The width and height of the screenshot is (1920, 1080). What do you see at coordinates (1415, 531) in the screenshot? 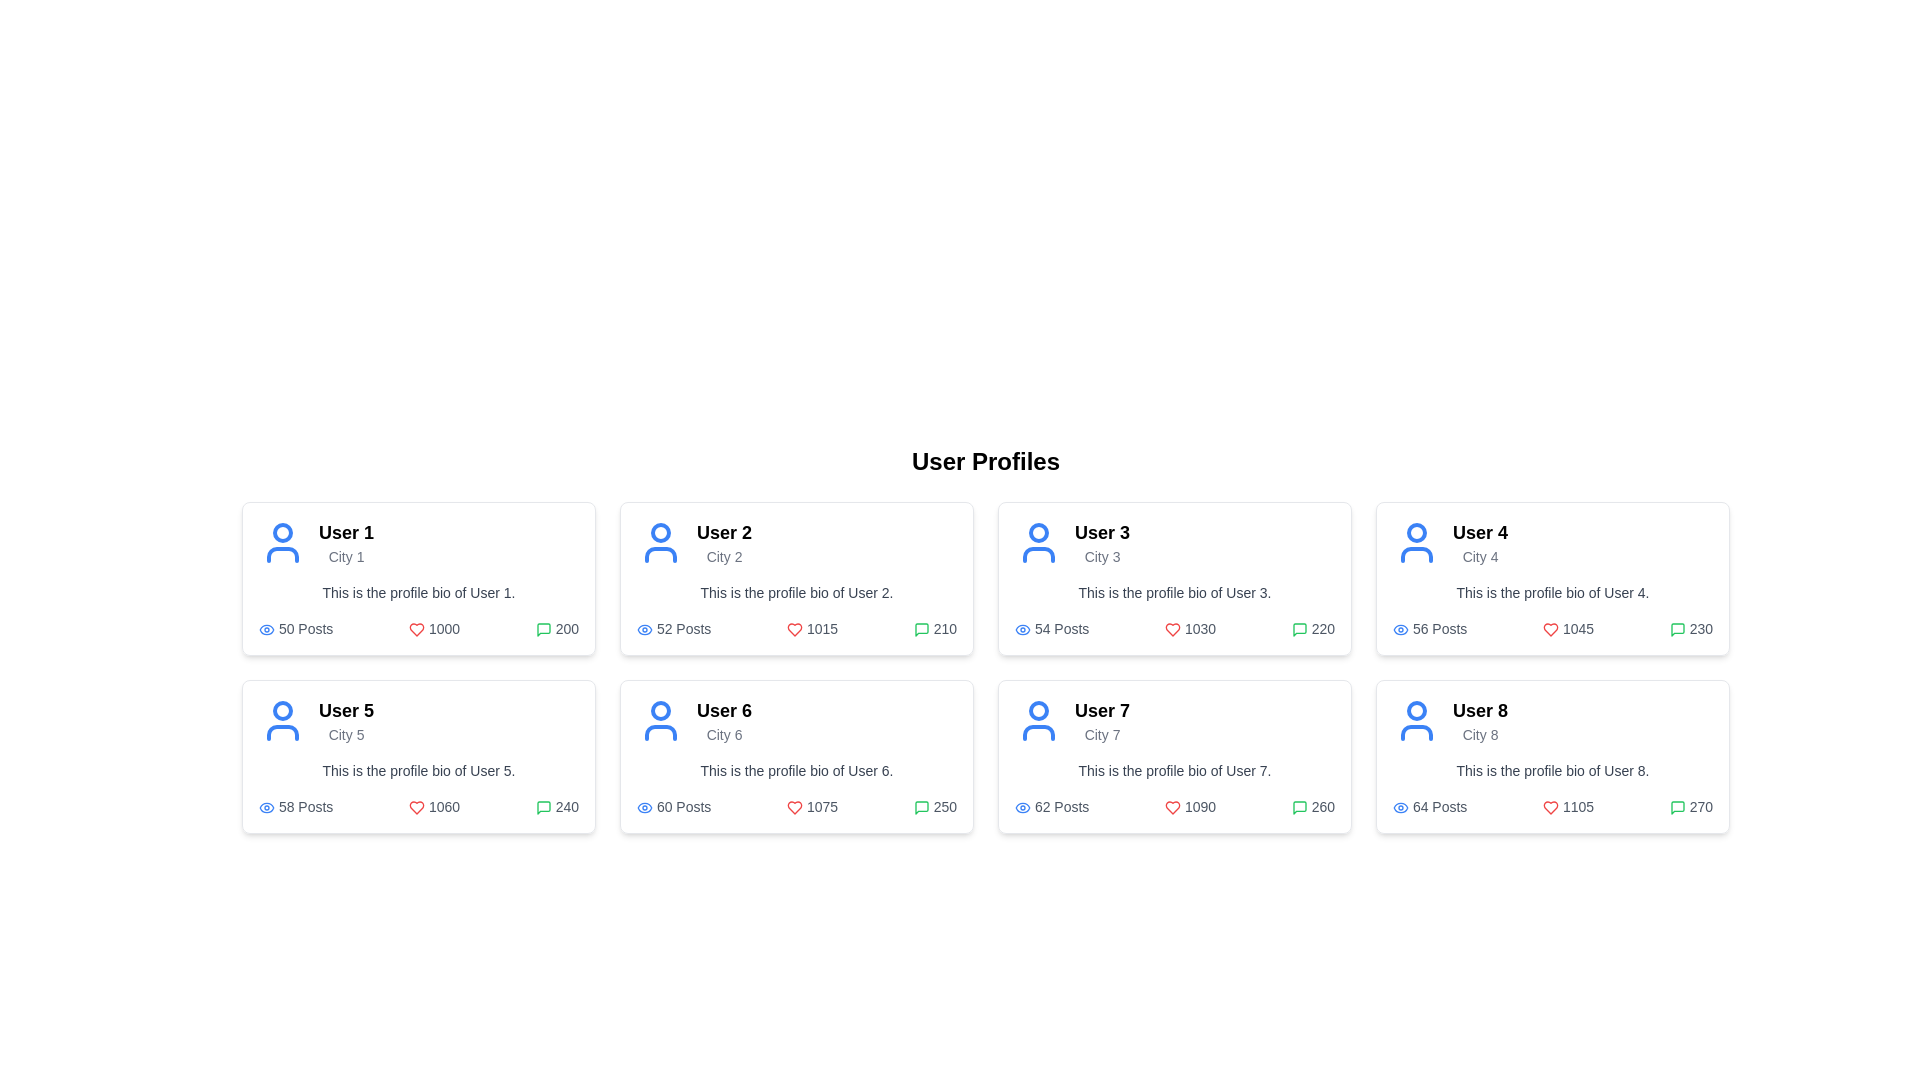
I see `the circular iconography component representing the user's head in the profile icon of 'User 4' located in the second row and second column of the profile card grid layout` at bounding box center [1415, 531].